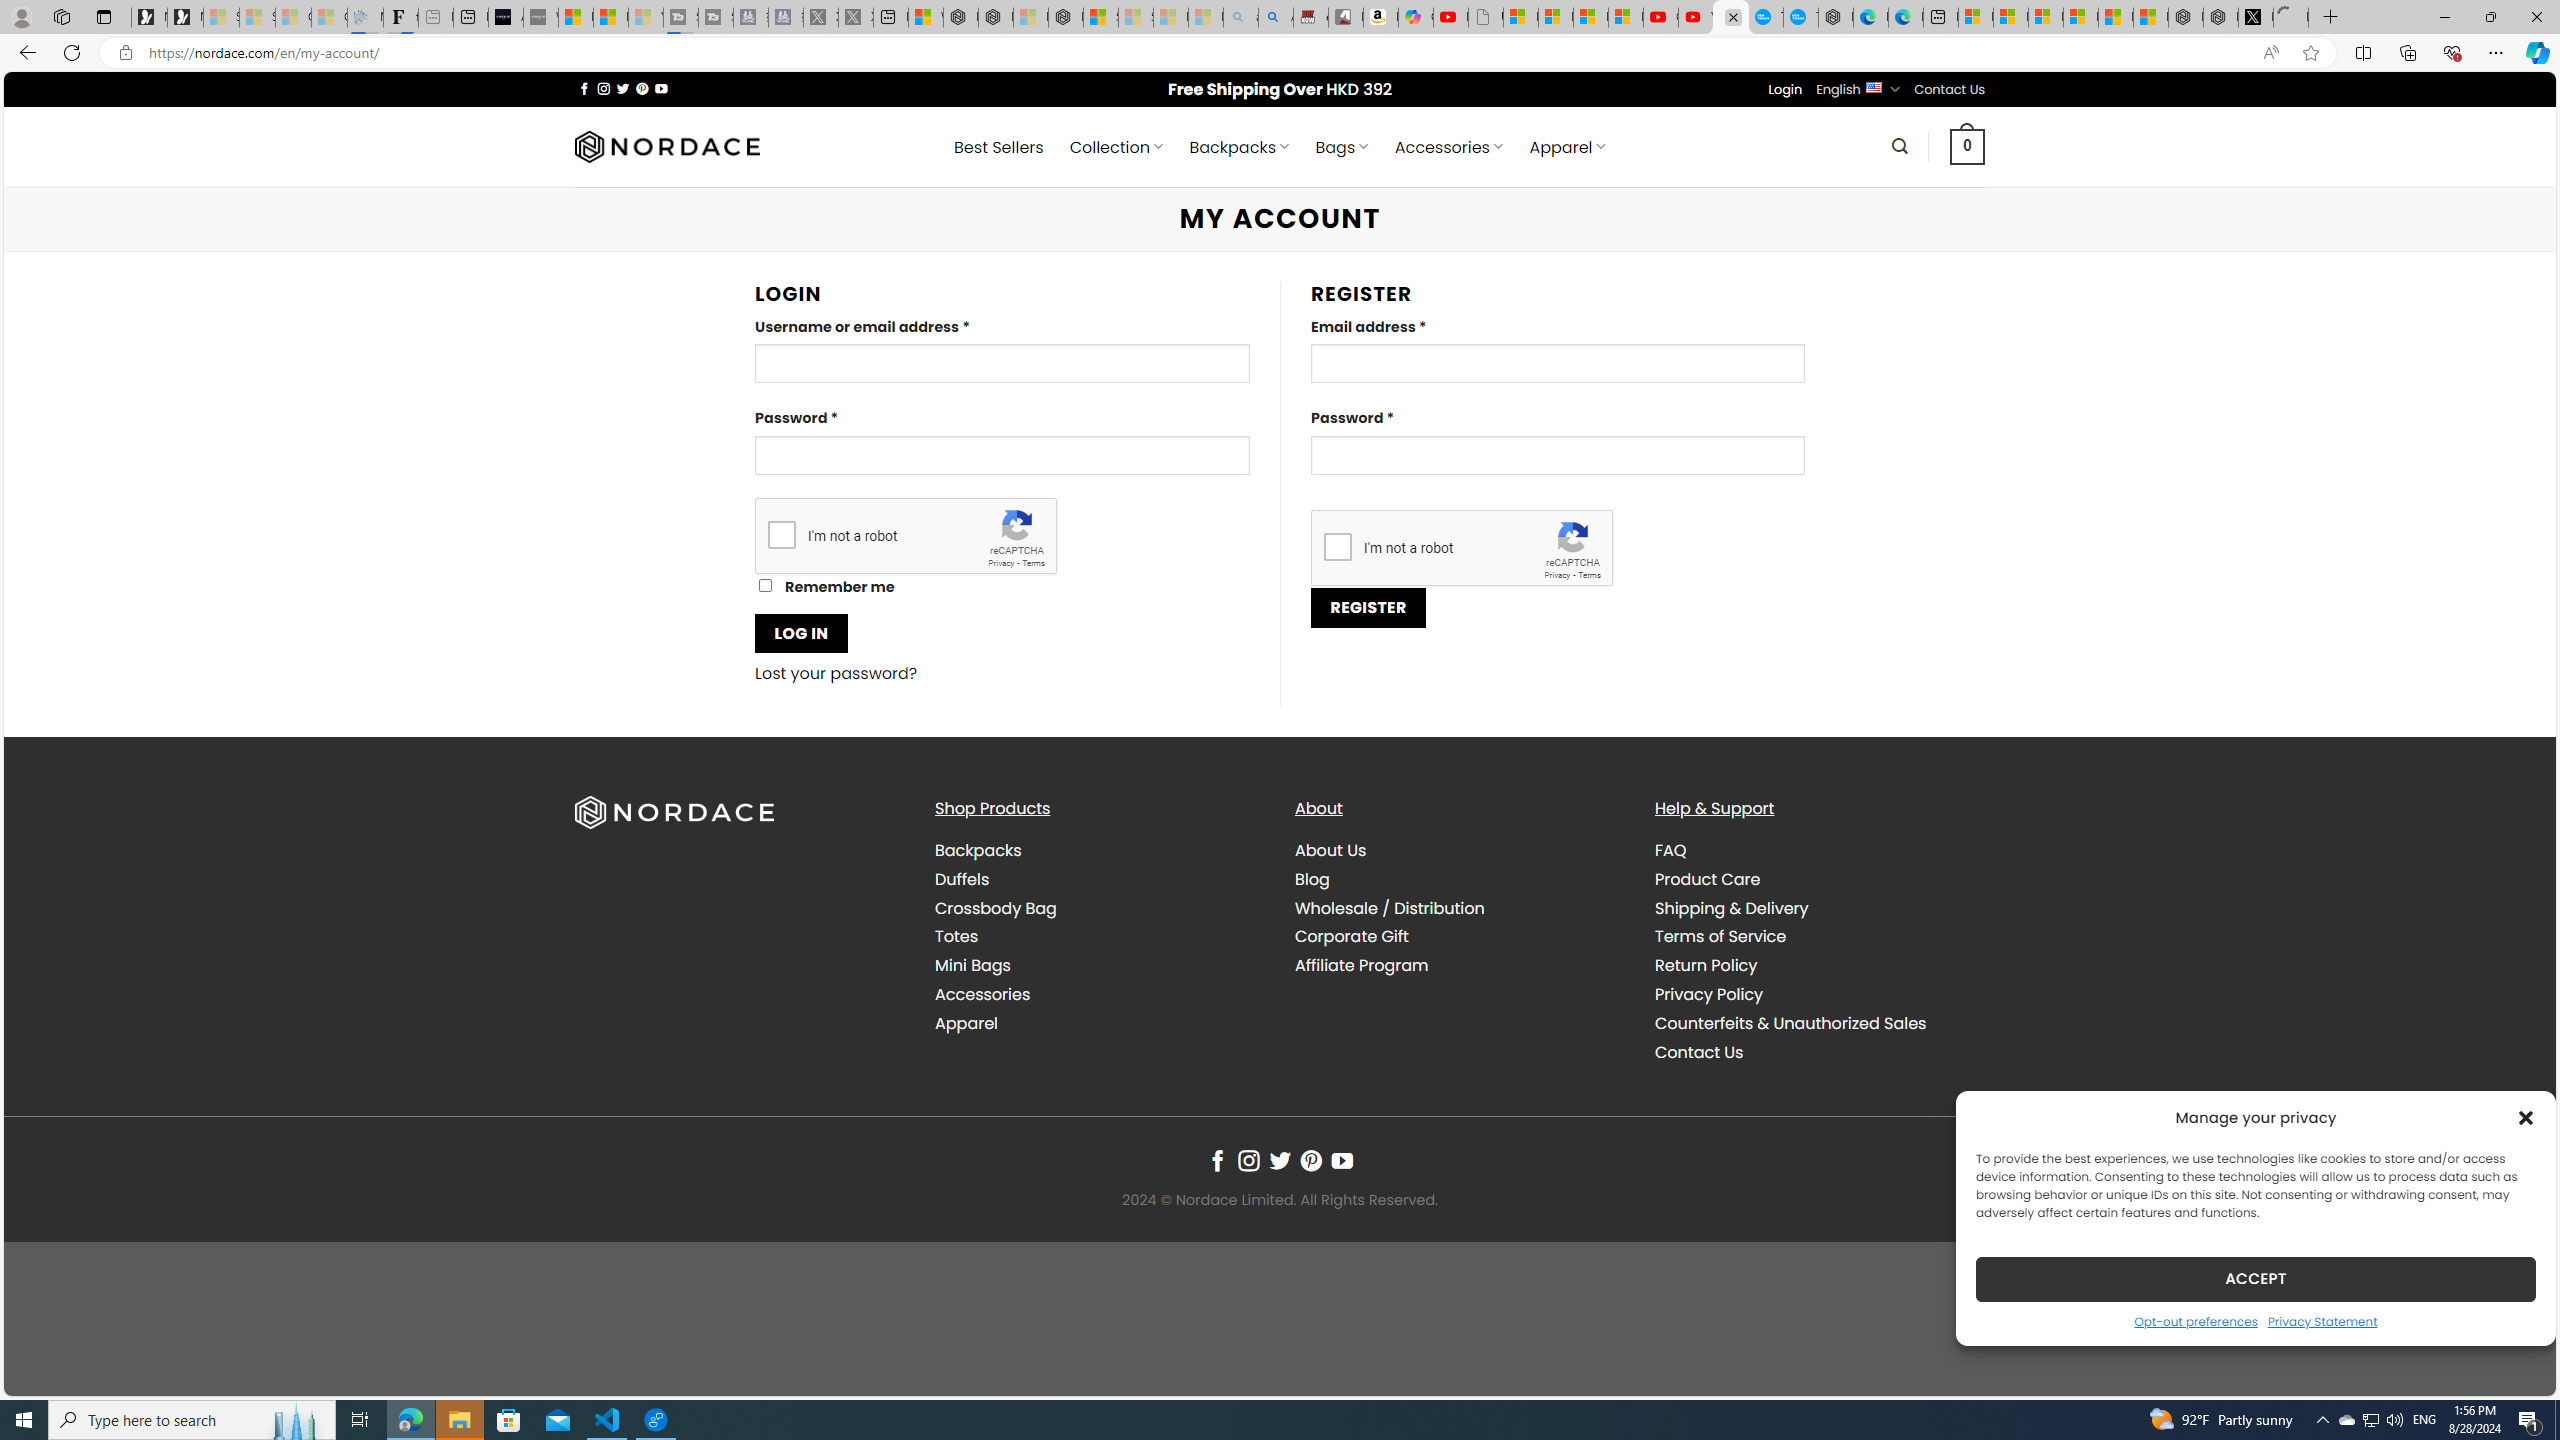 This screenshot has height=1440, width=2560. I want to click on ' 0 ', so click(1966, 145).